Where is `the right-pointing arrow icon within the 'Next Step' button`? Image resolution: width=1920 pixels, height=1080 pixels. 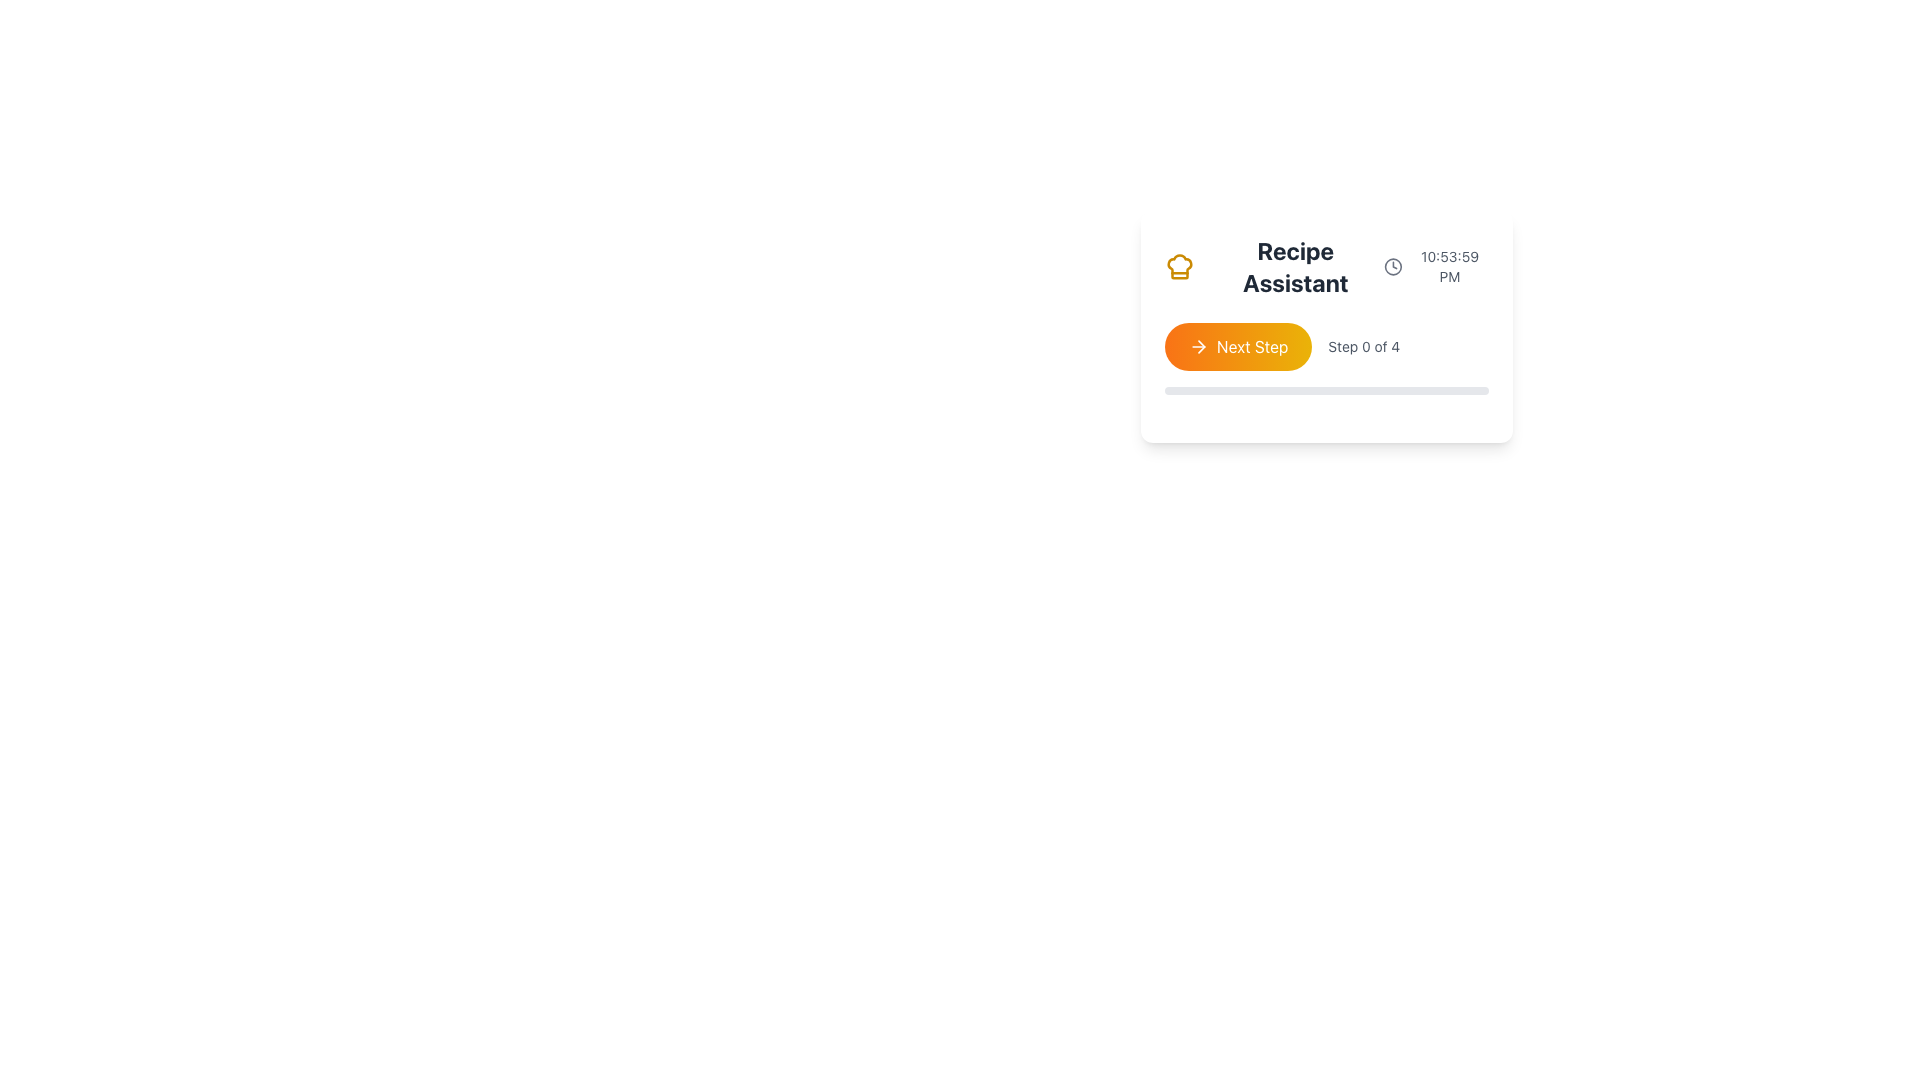
the right-pointing arrow icon within the 'Next Step' button is located at coordinates (1200, 346).